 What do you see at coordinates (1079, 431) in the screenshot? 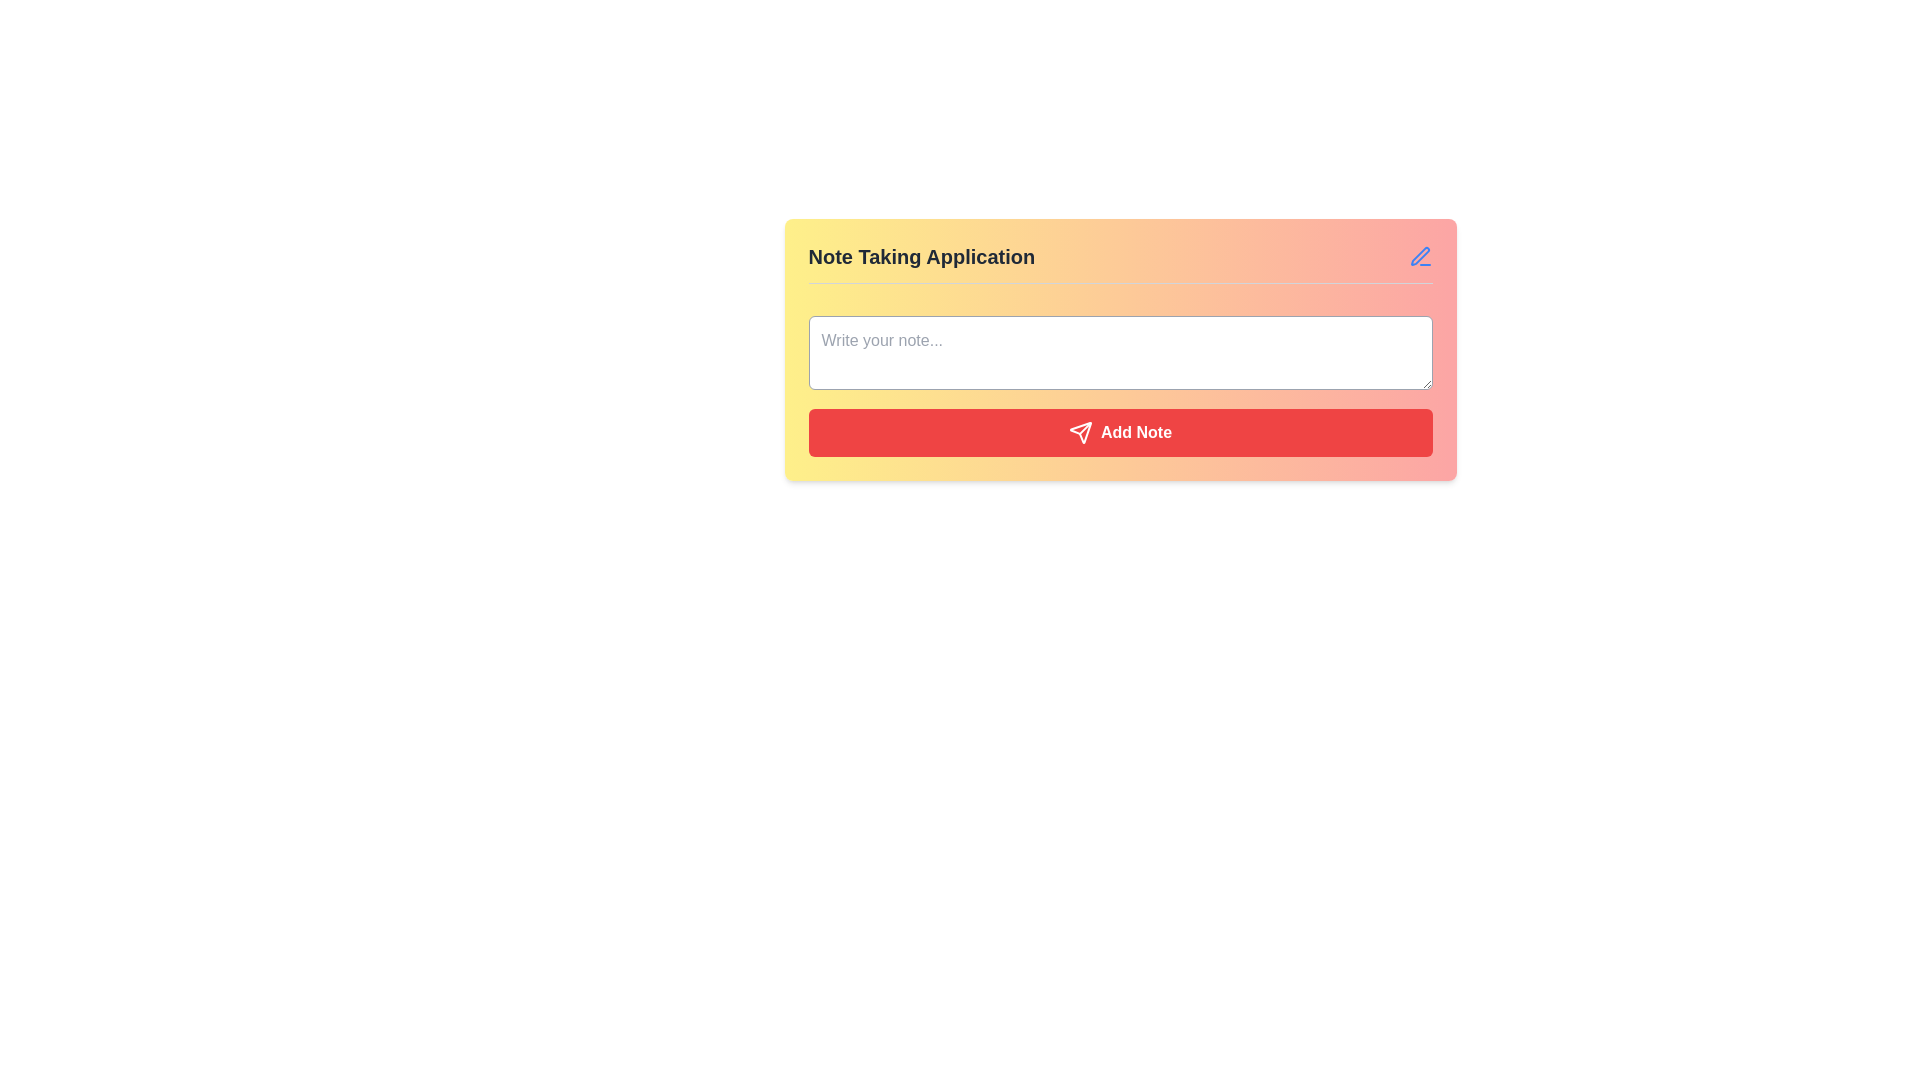
I see `the paper plane icon that symbolizes sending action, located to the left of the 'Add Note' text within the 'Add Note' button at the bottom of the interface` at bounding box center [1079, 431].